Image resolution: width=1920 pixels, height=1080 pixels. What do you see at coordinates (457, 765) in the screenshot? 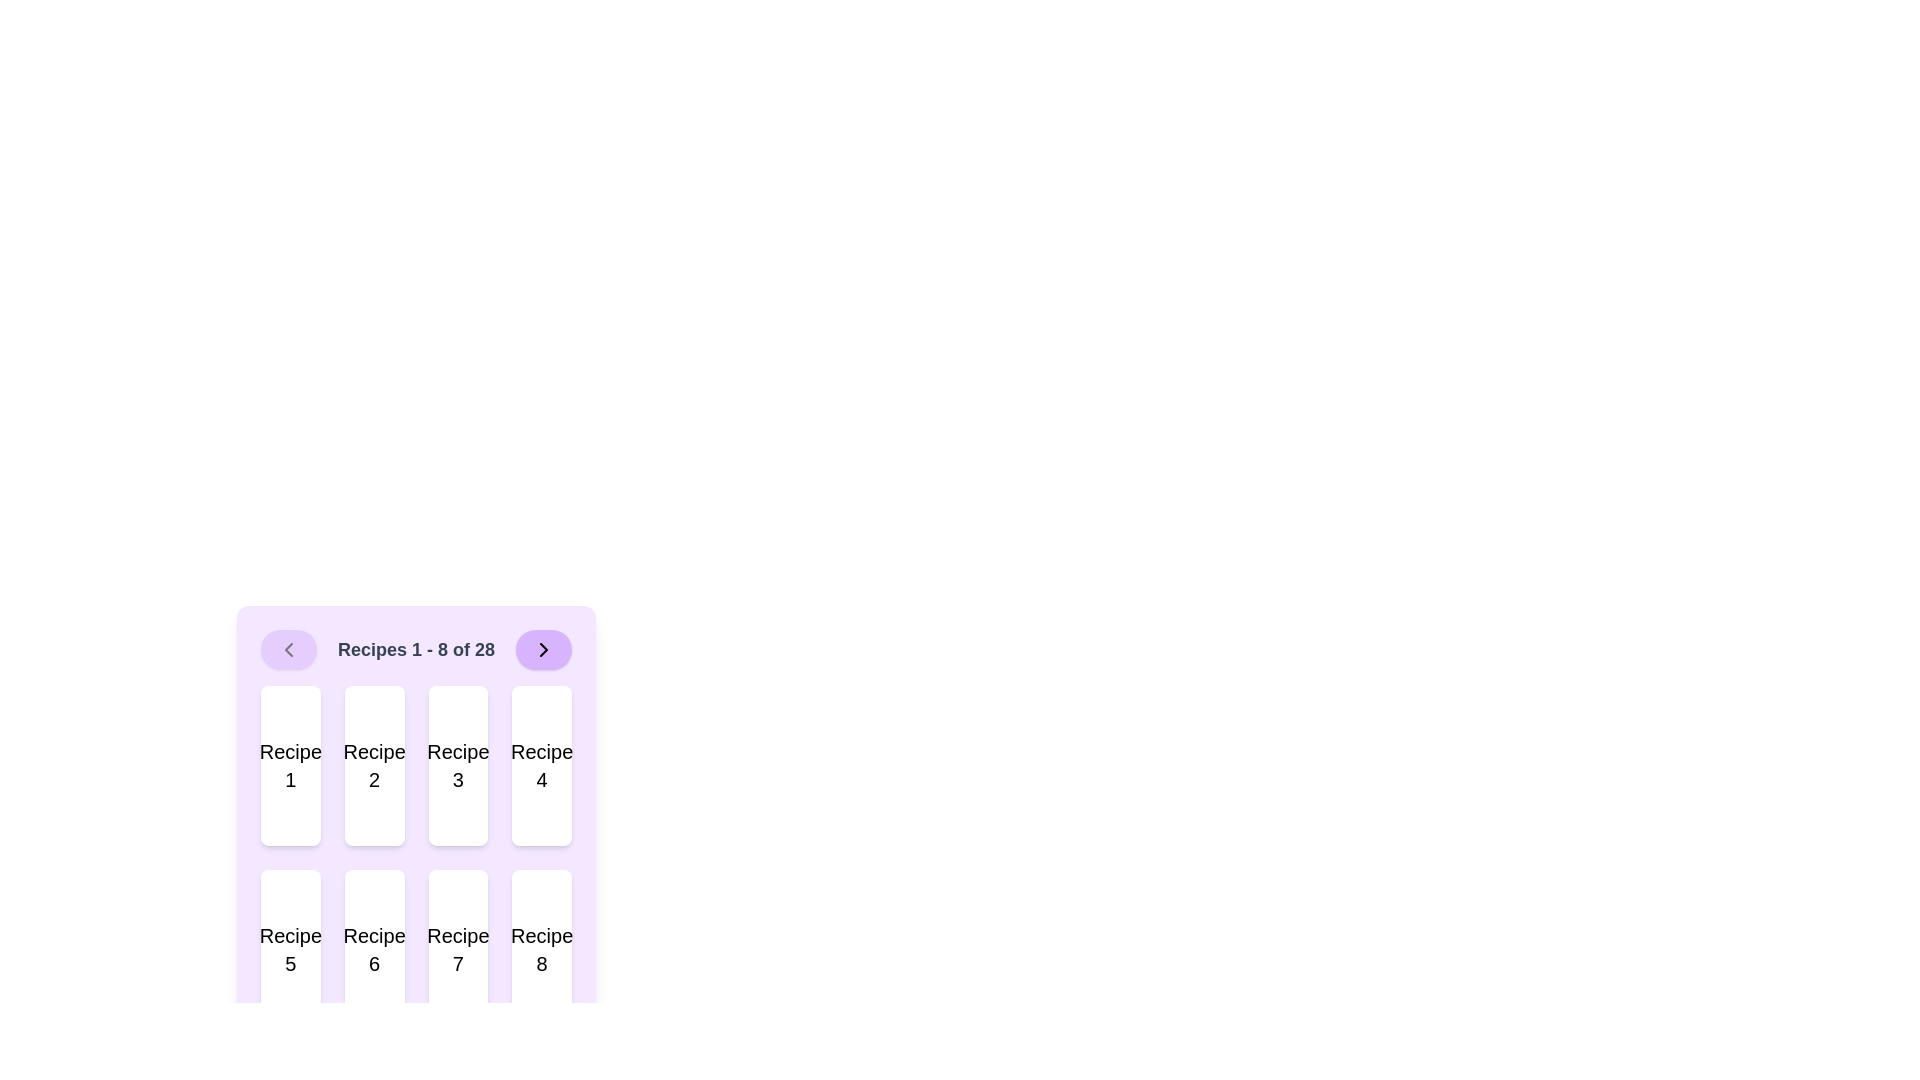
I see `the third card in the first row that contains the title 'Recipe 3', which is positioned in the upper-right section of the grid` at bounding box center [457, 765].